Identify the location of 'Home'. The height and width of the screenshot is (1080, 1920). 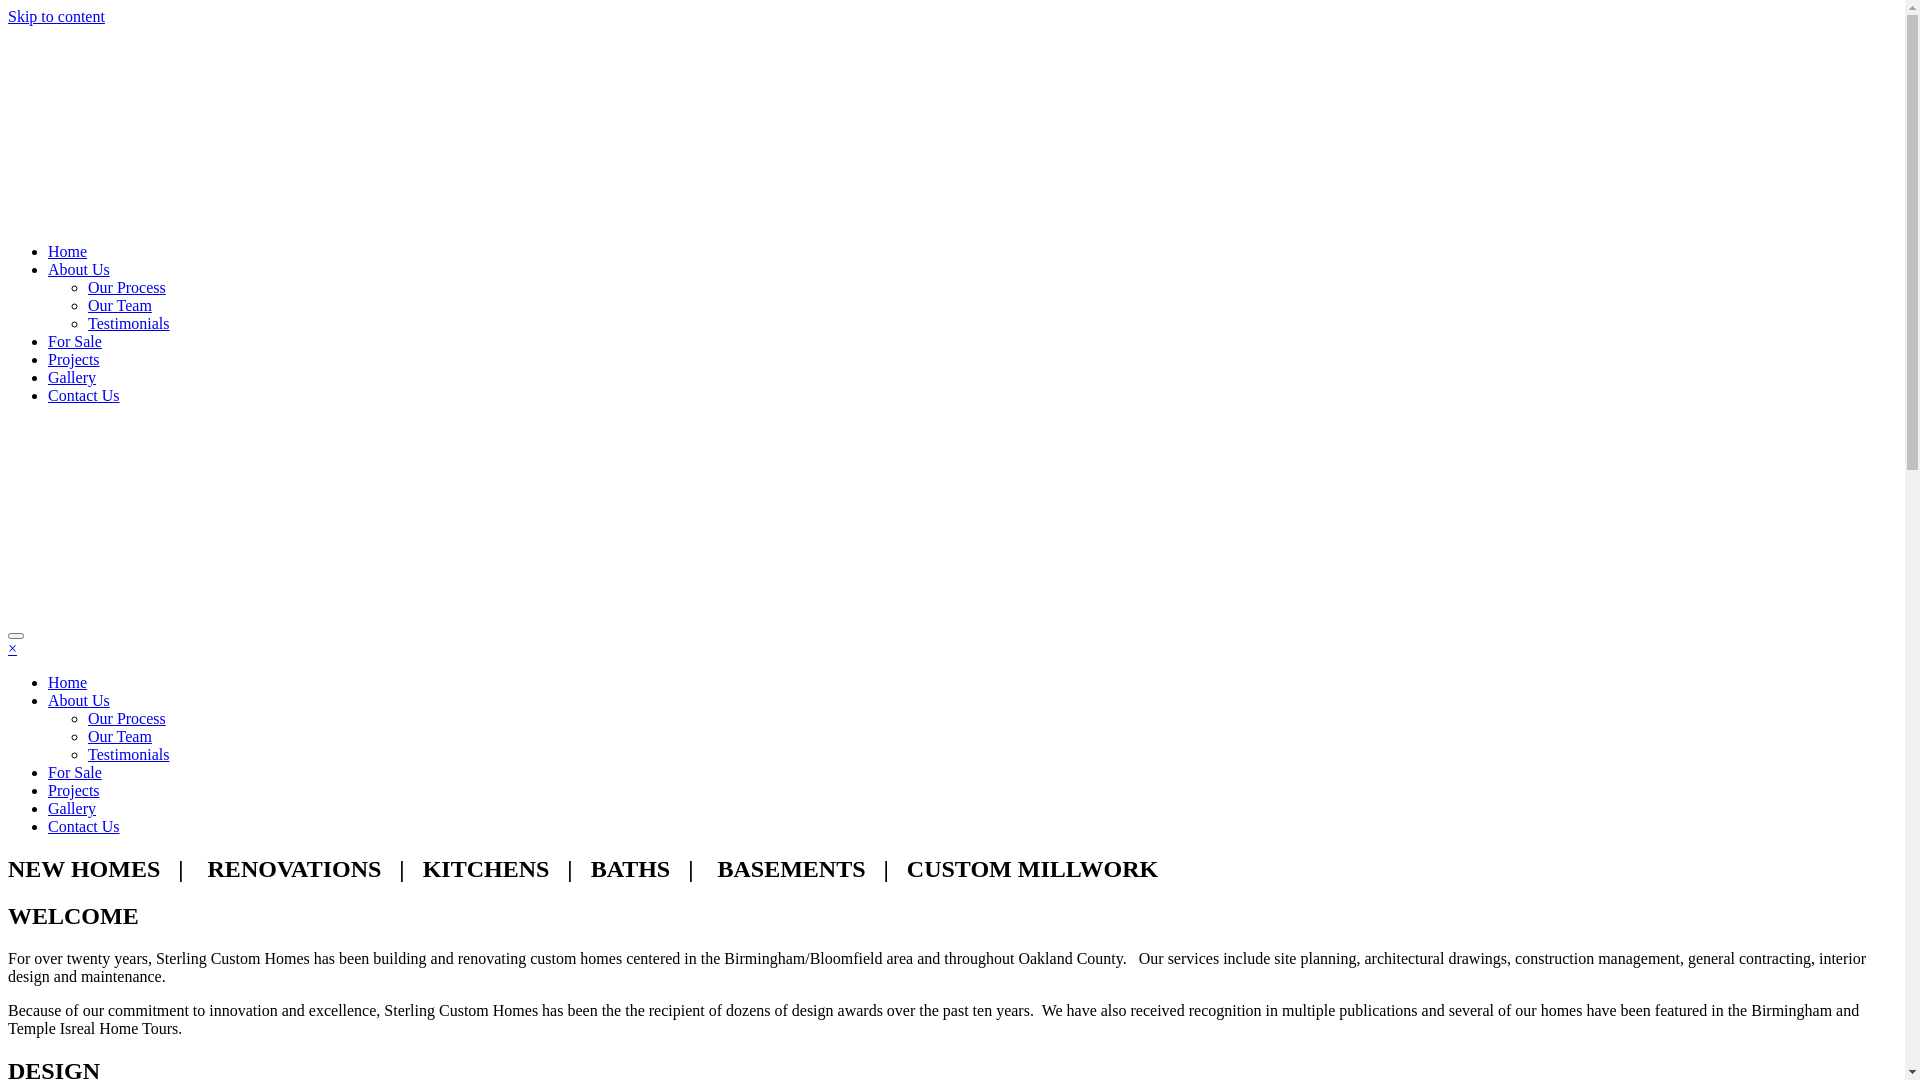
(67, 681).